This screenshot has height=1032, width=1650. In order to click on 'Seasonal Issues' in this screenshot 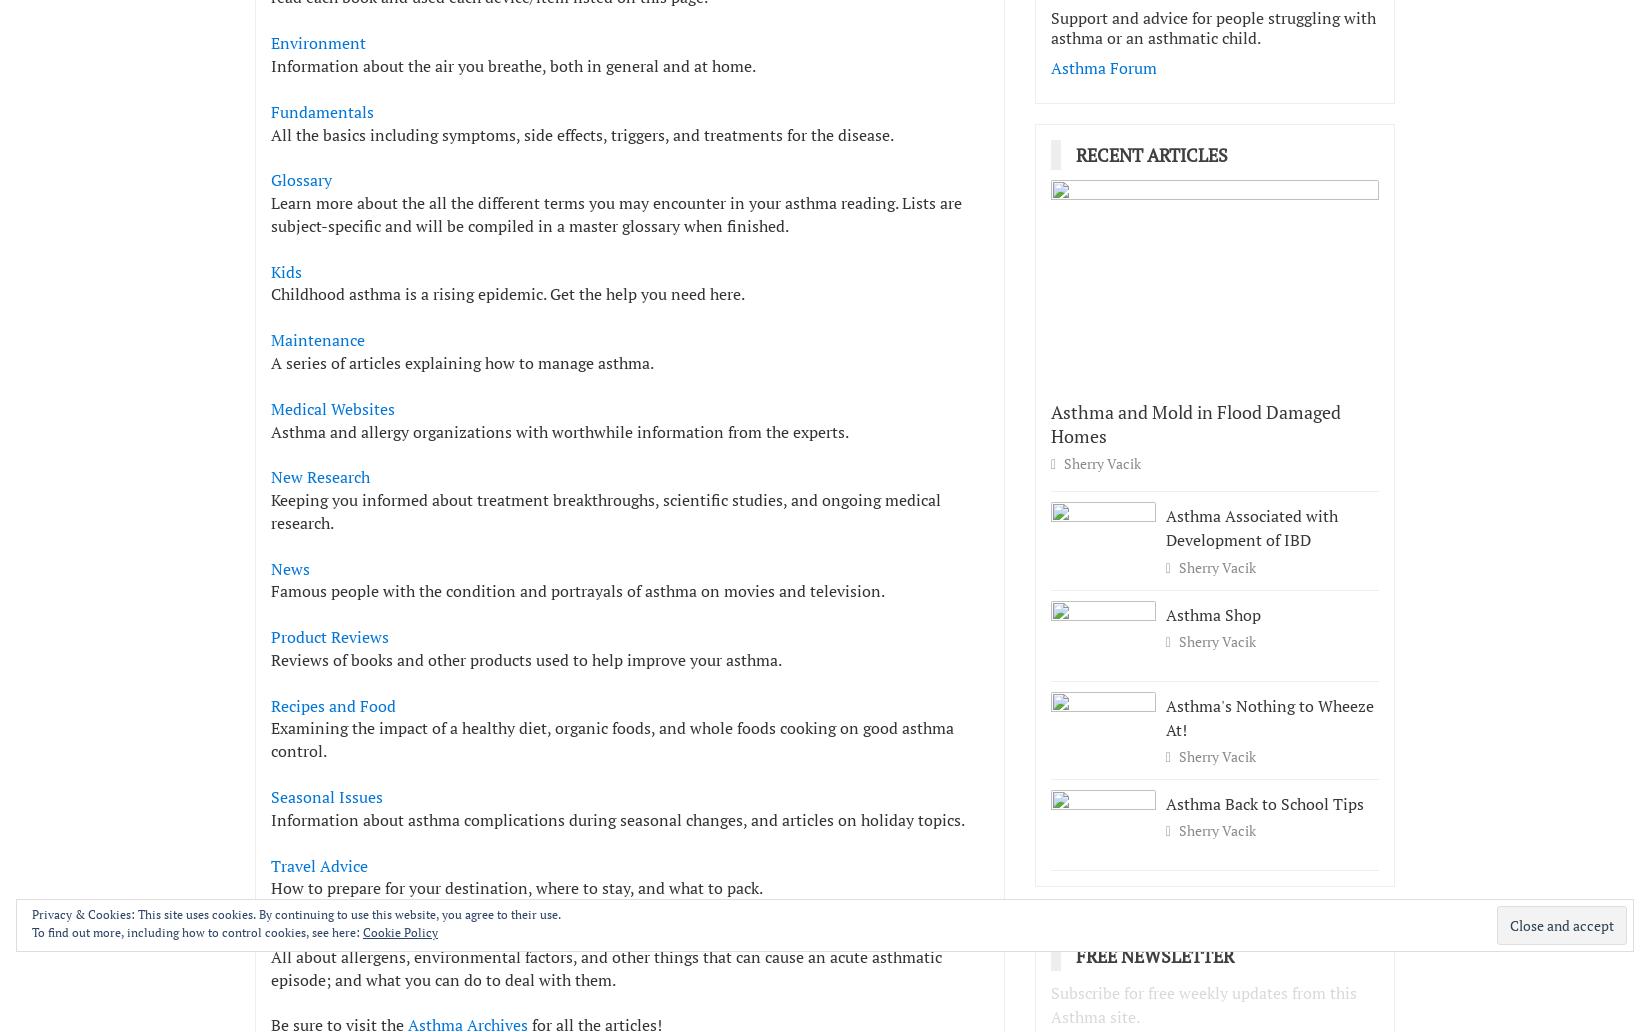, I will do `click(327, 797)`.